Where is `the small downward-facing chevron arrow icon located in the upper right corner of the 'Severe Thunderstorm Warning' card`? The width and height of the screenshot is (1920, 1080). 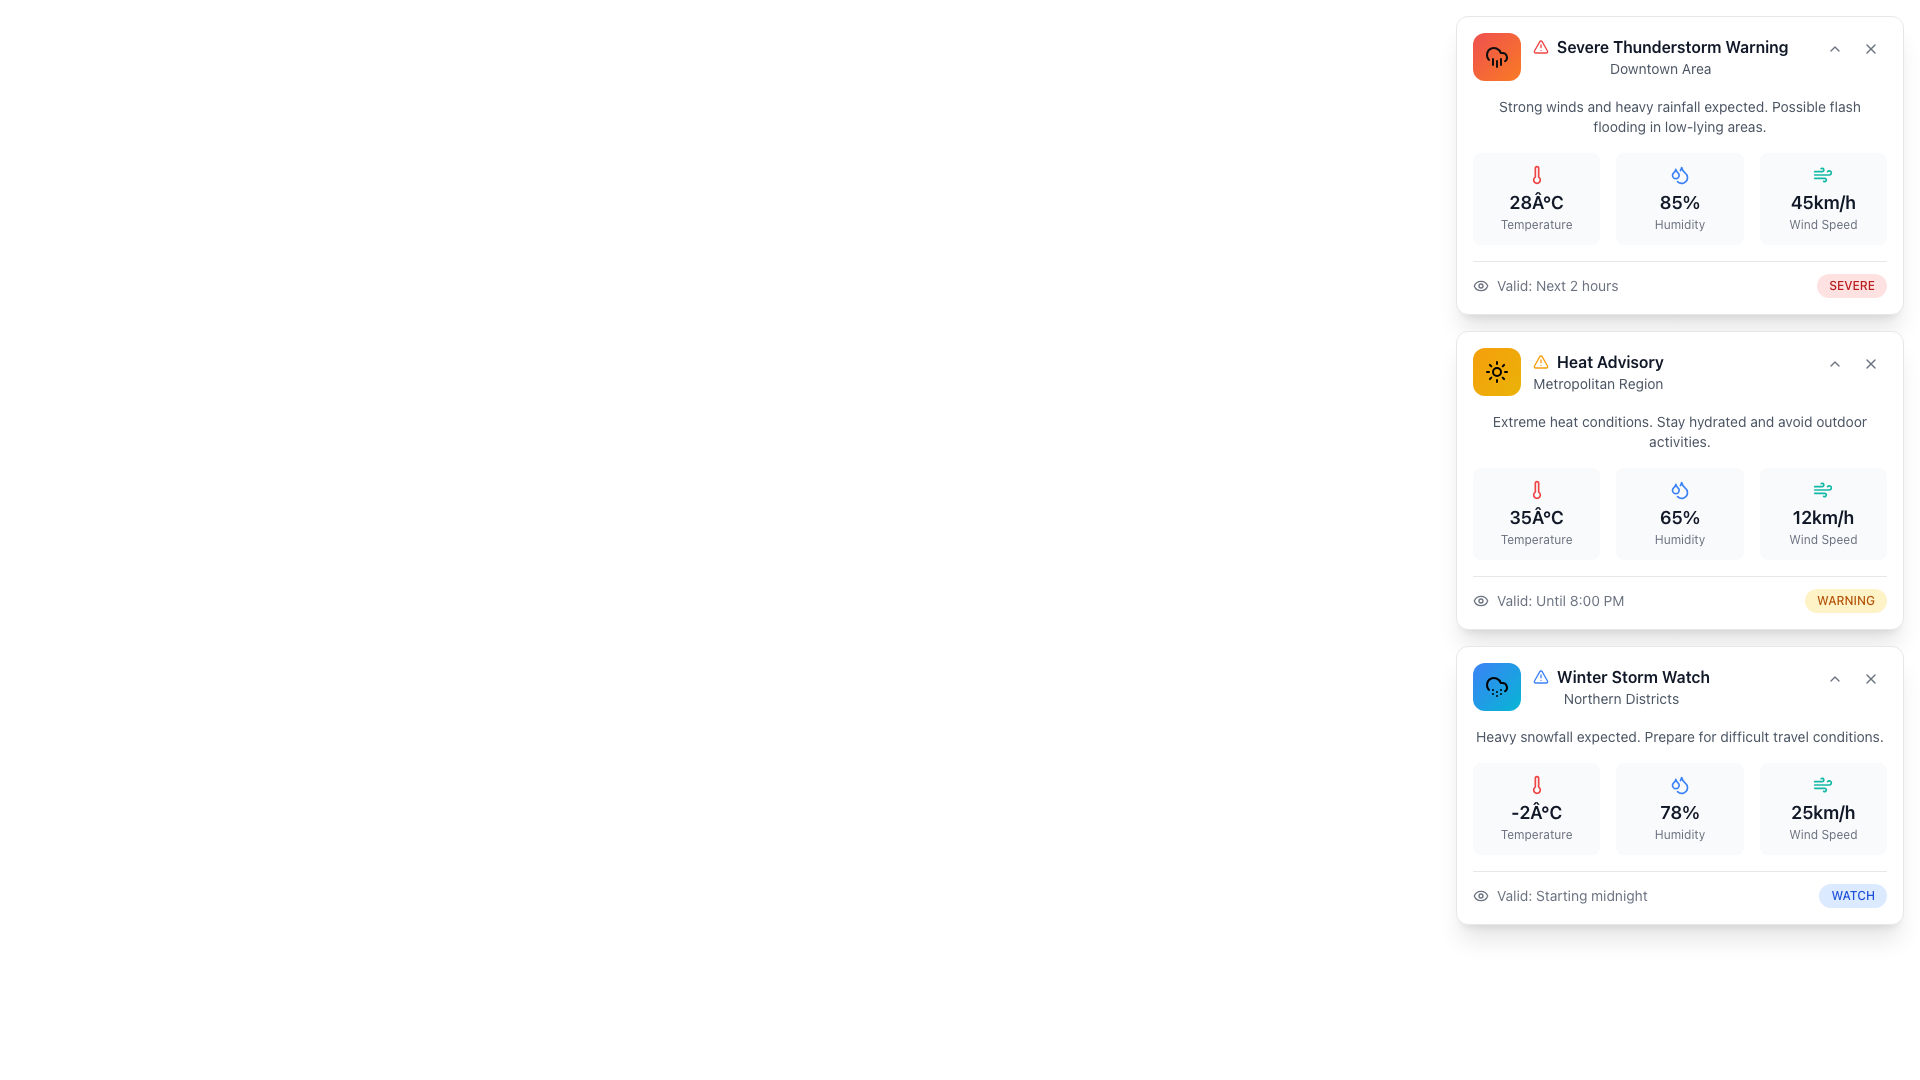
the small downward-facing chevron arrow icon located in the upper right corner of the 'Severe Thunderstorm Warning' card is located at coordinates (1834, 48).